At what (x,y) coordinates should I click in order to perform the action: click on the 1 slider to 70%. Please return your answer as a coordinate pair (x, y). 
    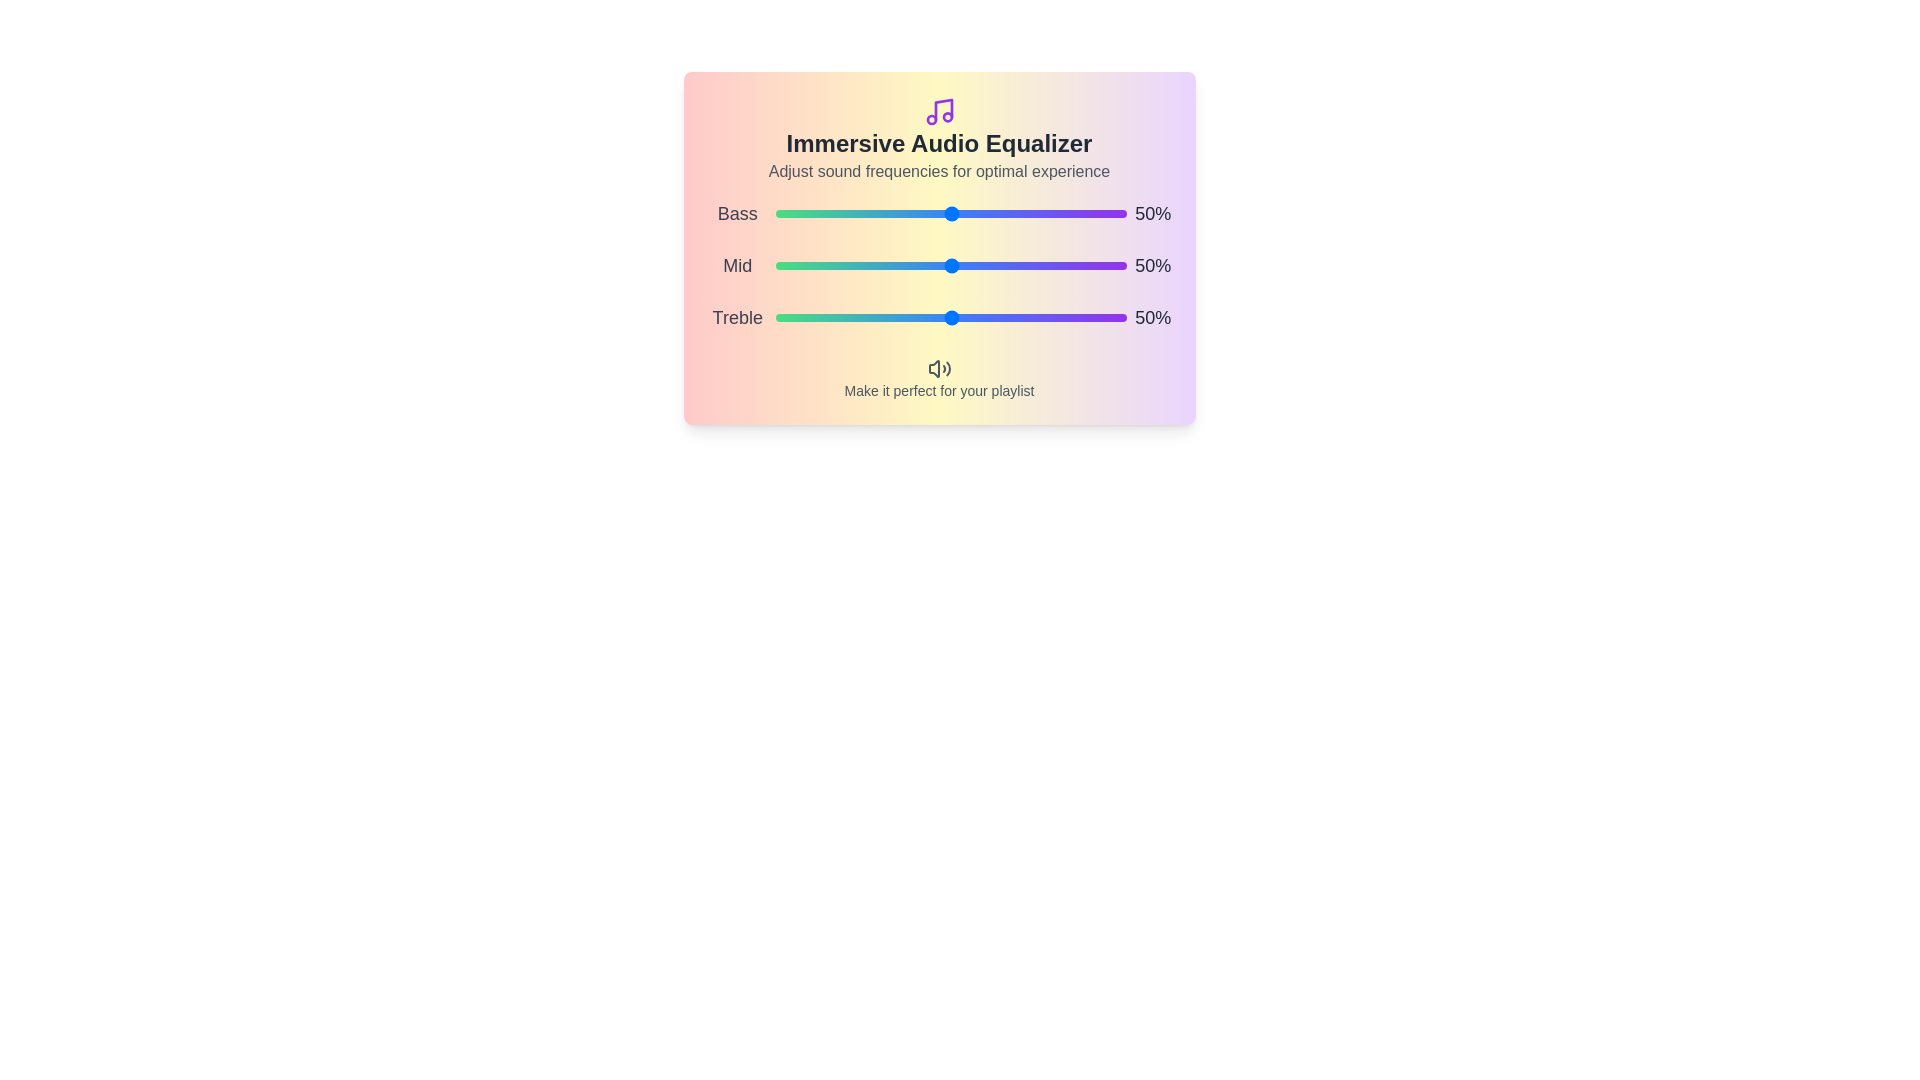
    Looking at the image, I should click on (1073, 265).